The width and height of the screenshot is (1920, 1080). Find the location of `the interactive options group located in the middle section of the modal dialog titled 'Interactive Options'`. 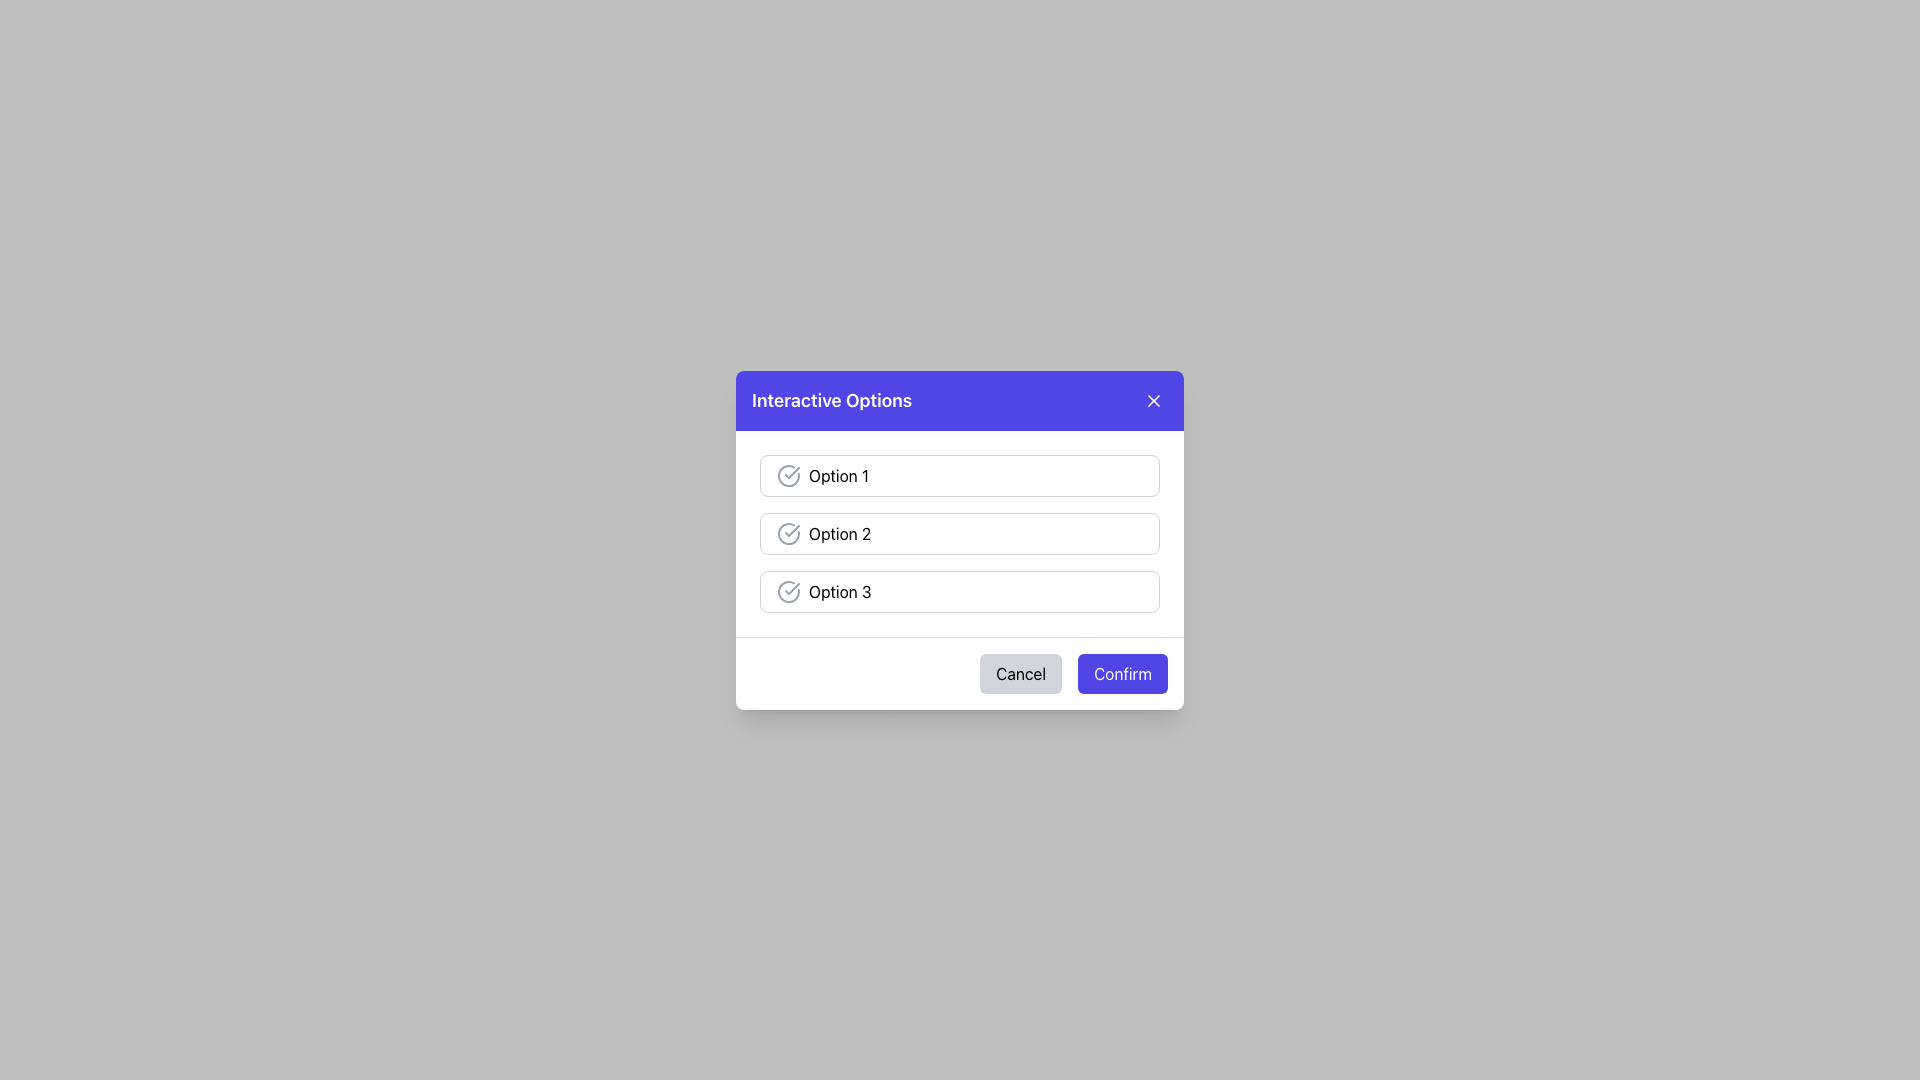

the interactive options group located in the middle section of the modal dialog titled 'Interactive Options' is located at coordinates (960, 532).